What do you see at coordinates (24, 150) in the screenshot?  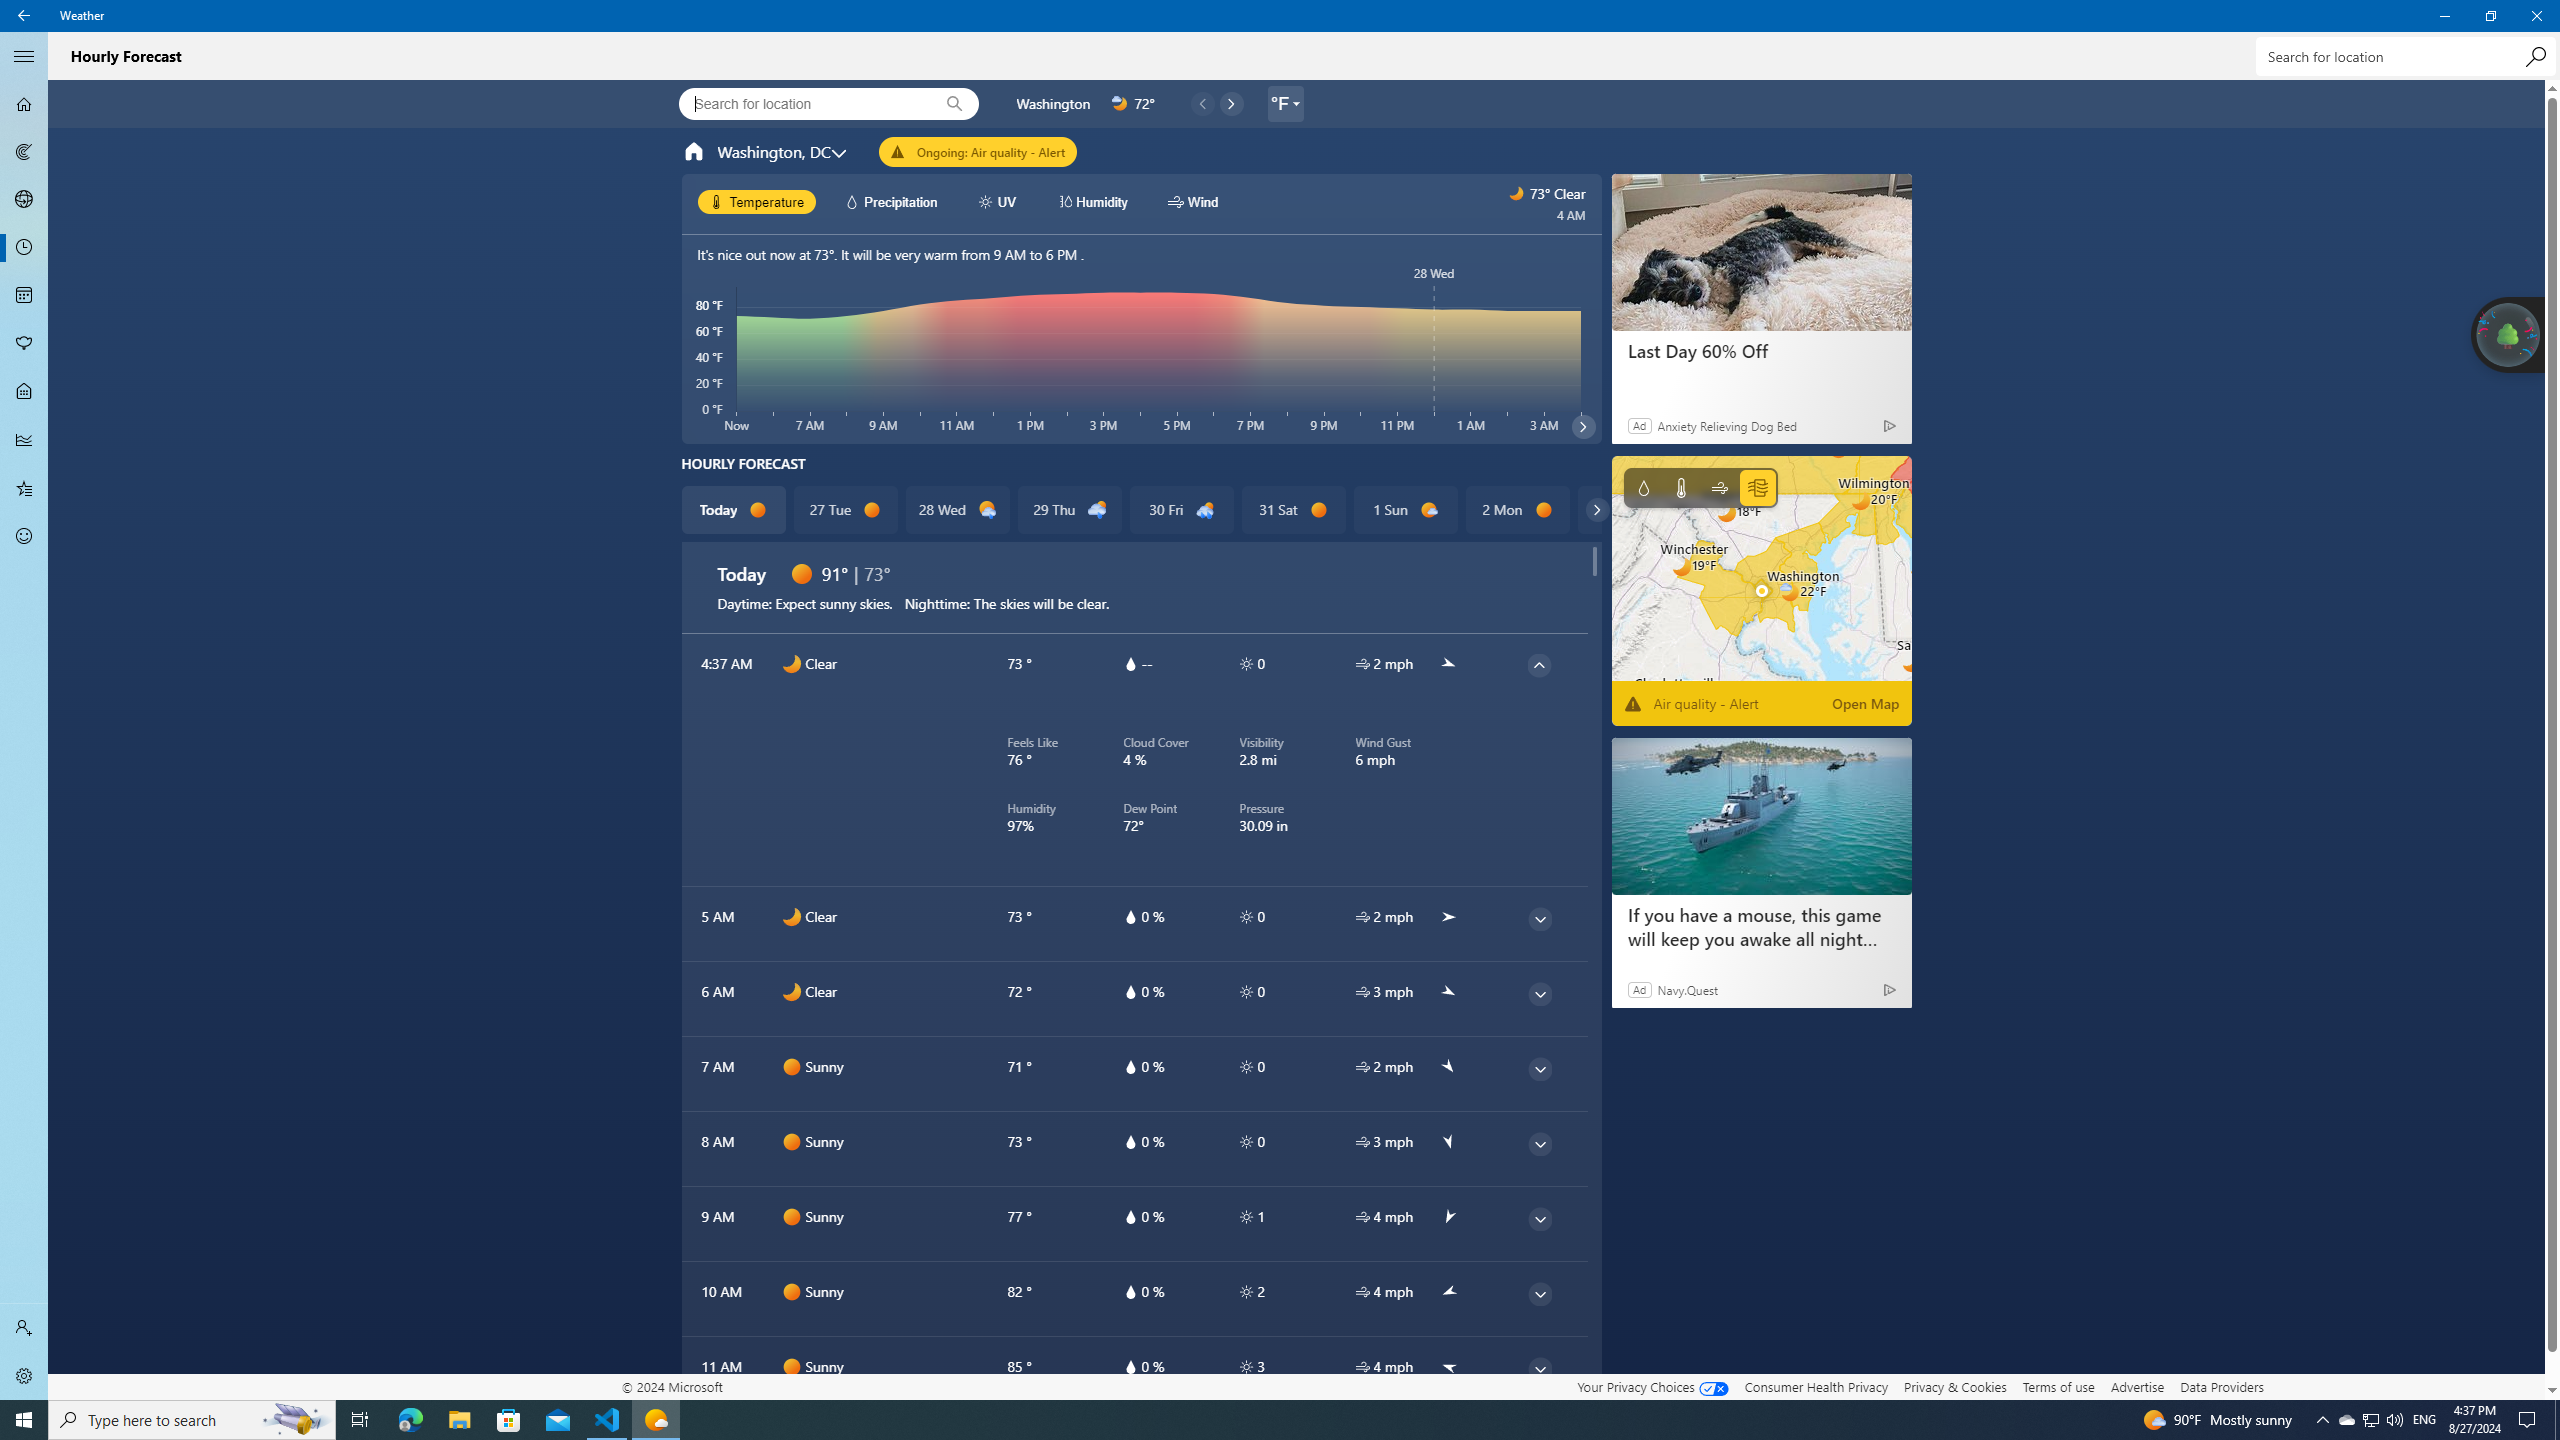 I see `'Maps - Not Selected'` at bounding box center [24, 150].